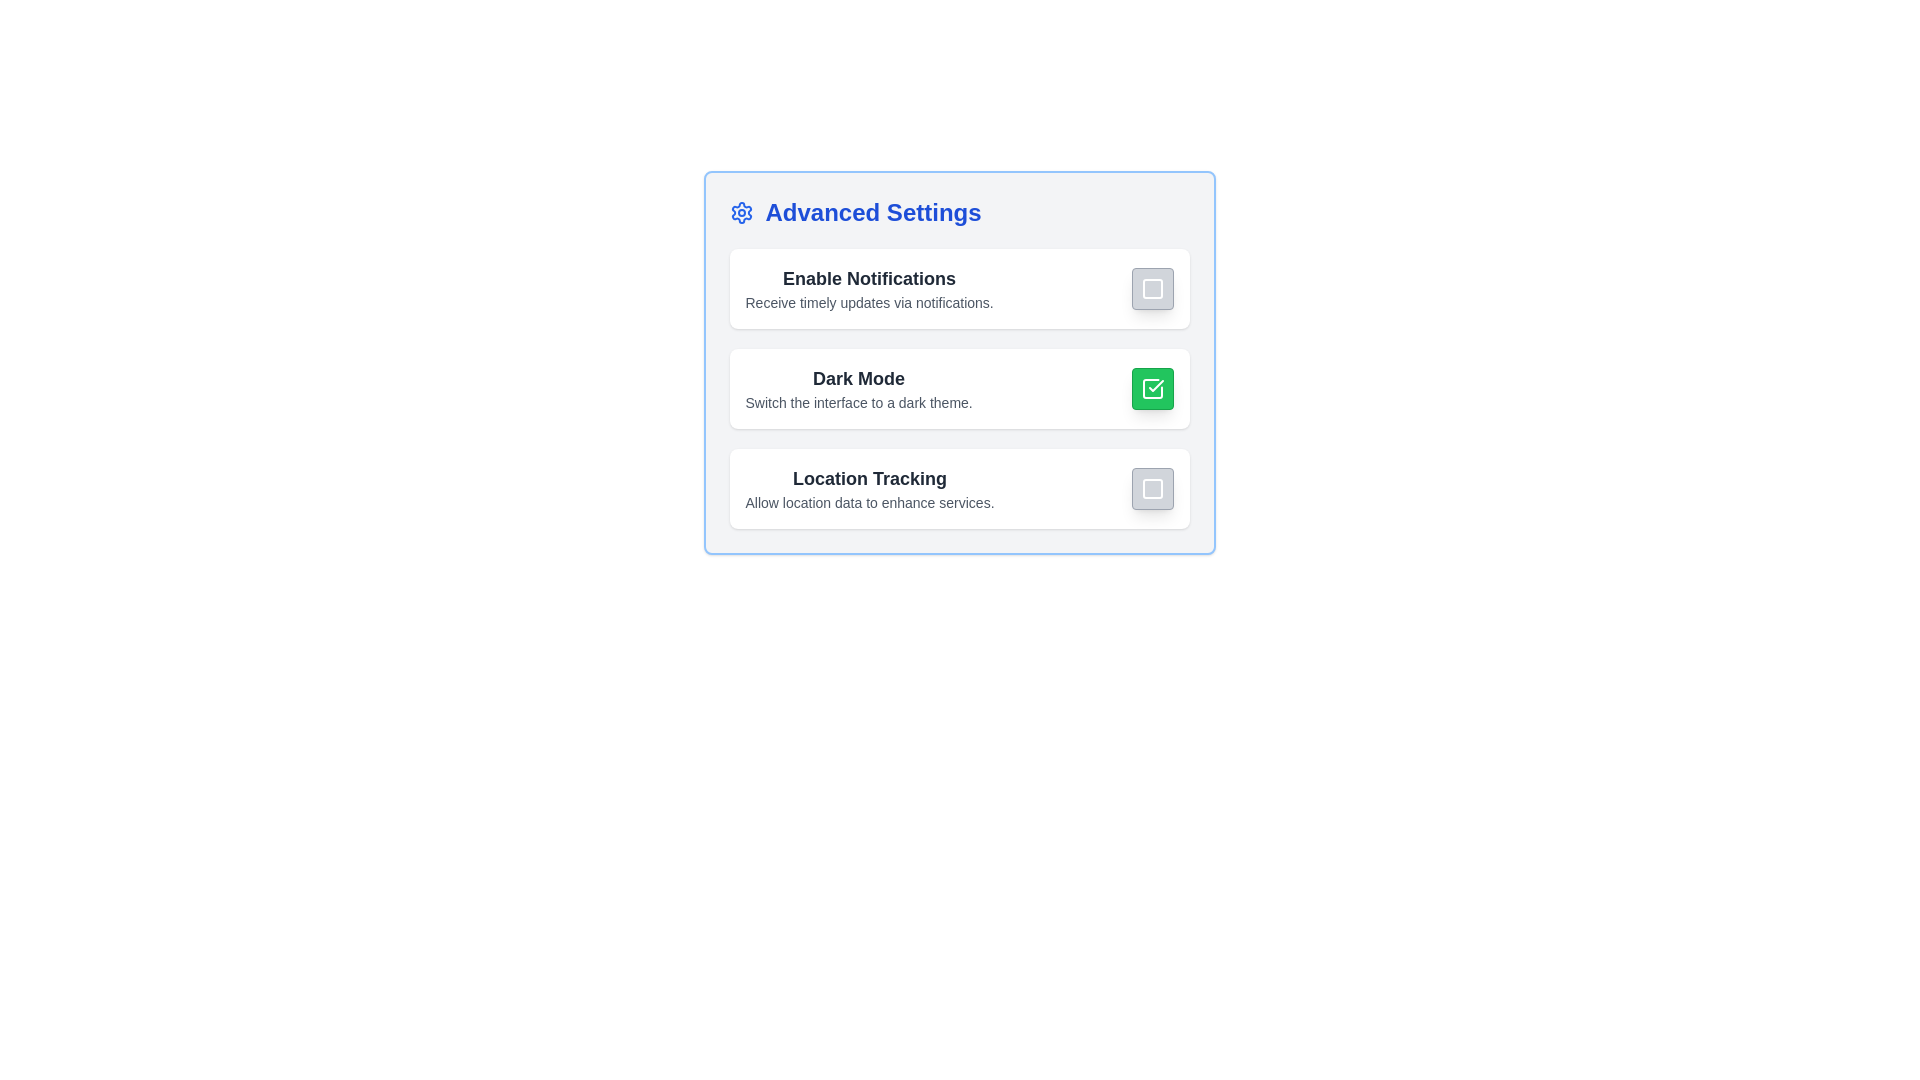 The image size is (1920, 1080). What do you see at coordinates (1152, 289) in the screenshot?
I see `the inner square of the checkbox-style component labeled 'Enable Notifications' in the 'Advanced Settings' section, which visually represents the checkbox or toggle option` at bounding box center [1152, 289].